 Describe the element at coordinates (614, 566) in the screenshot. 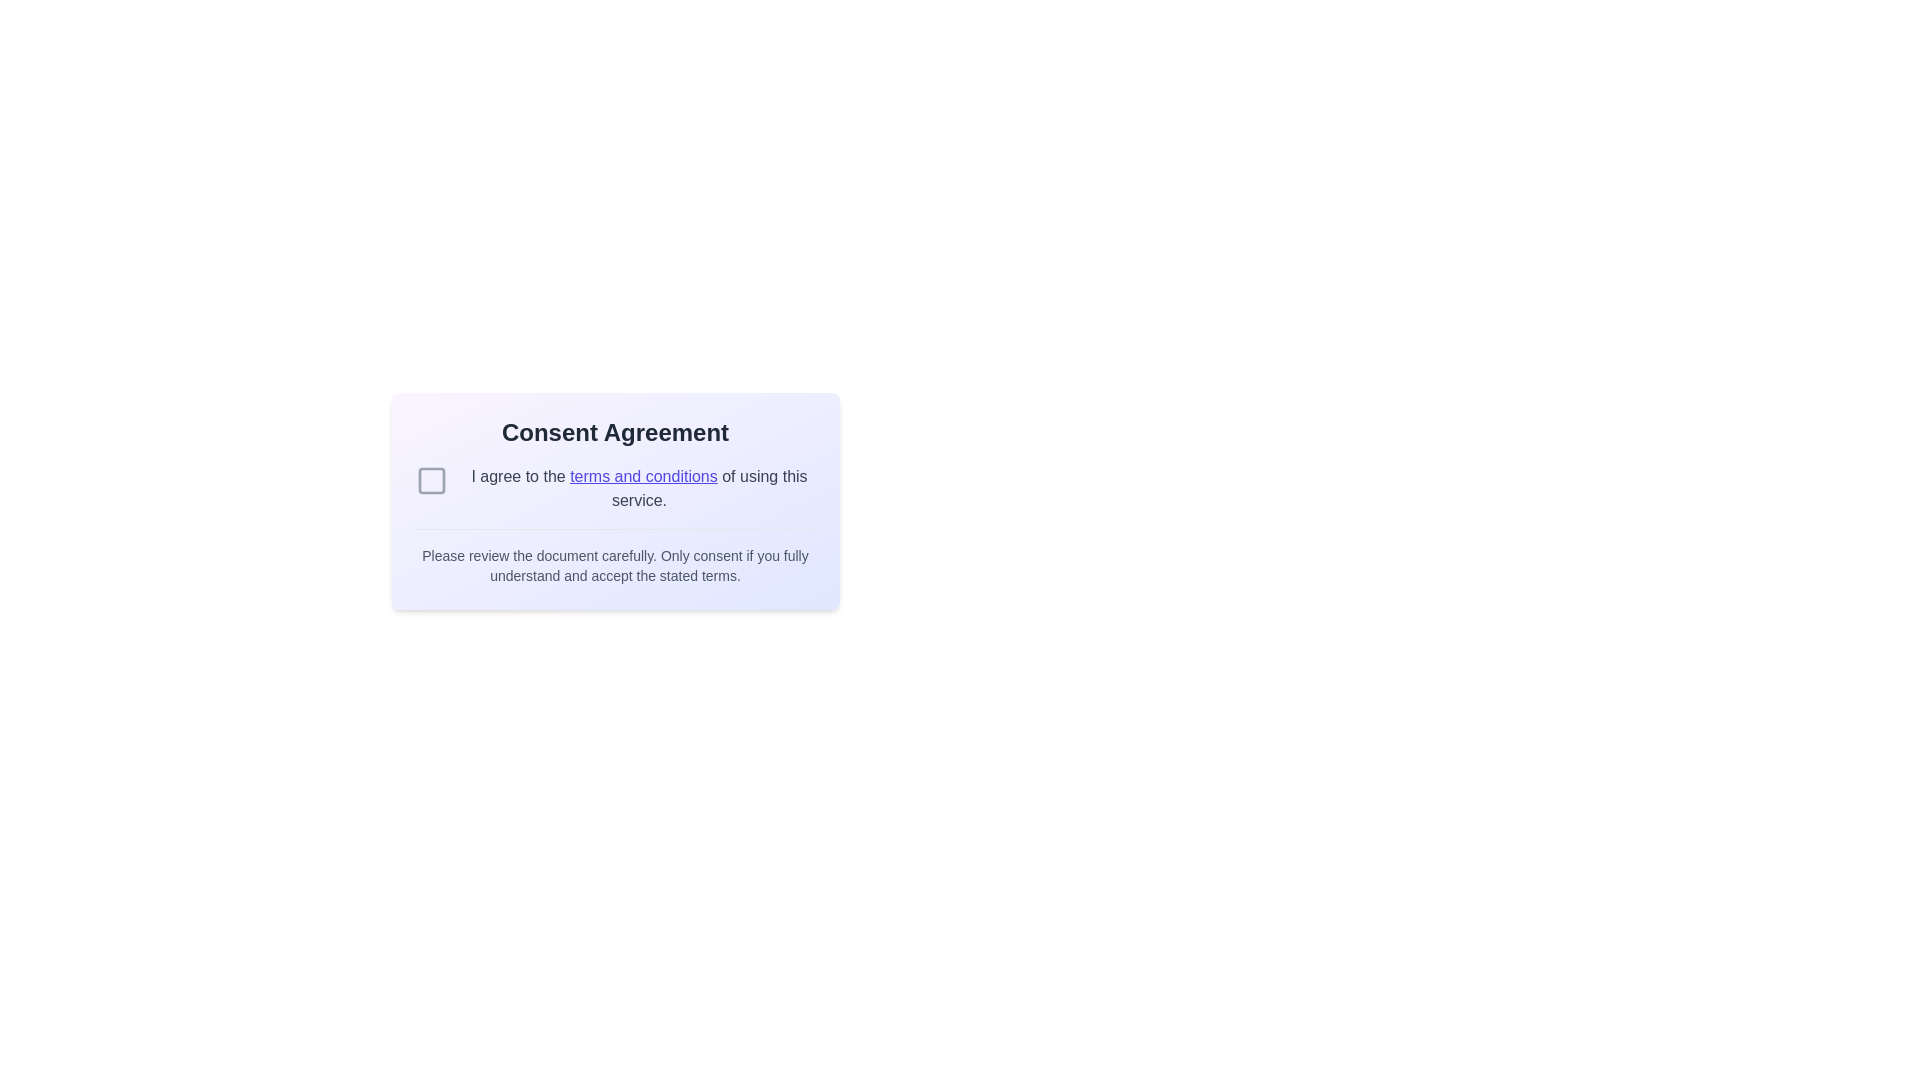

I see `text content that states: 'Please review the document carefully. Only consent if you fully understand and accept the stated terms.' This text is styled in gray, small-sized font and is located at the bottom of the consent dialog box` at that location.